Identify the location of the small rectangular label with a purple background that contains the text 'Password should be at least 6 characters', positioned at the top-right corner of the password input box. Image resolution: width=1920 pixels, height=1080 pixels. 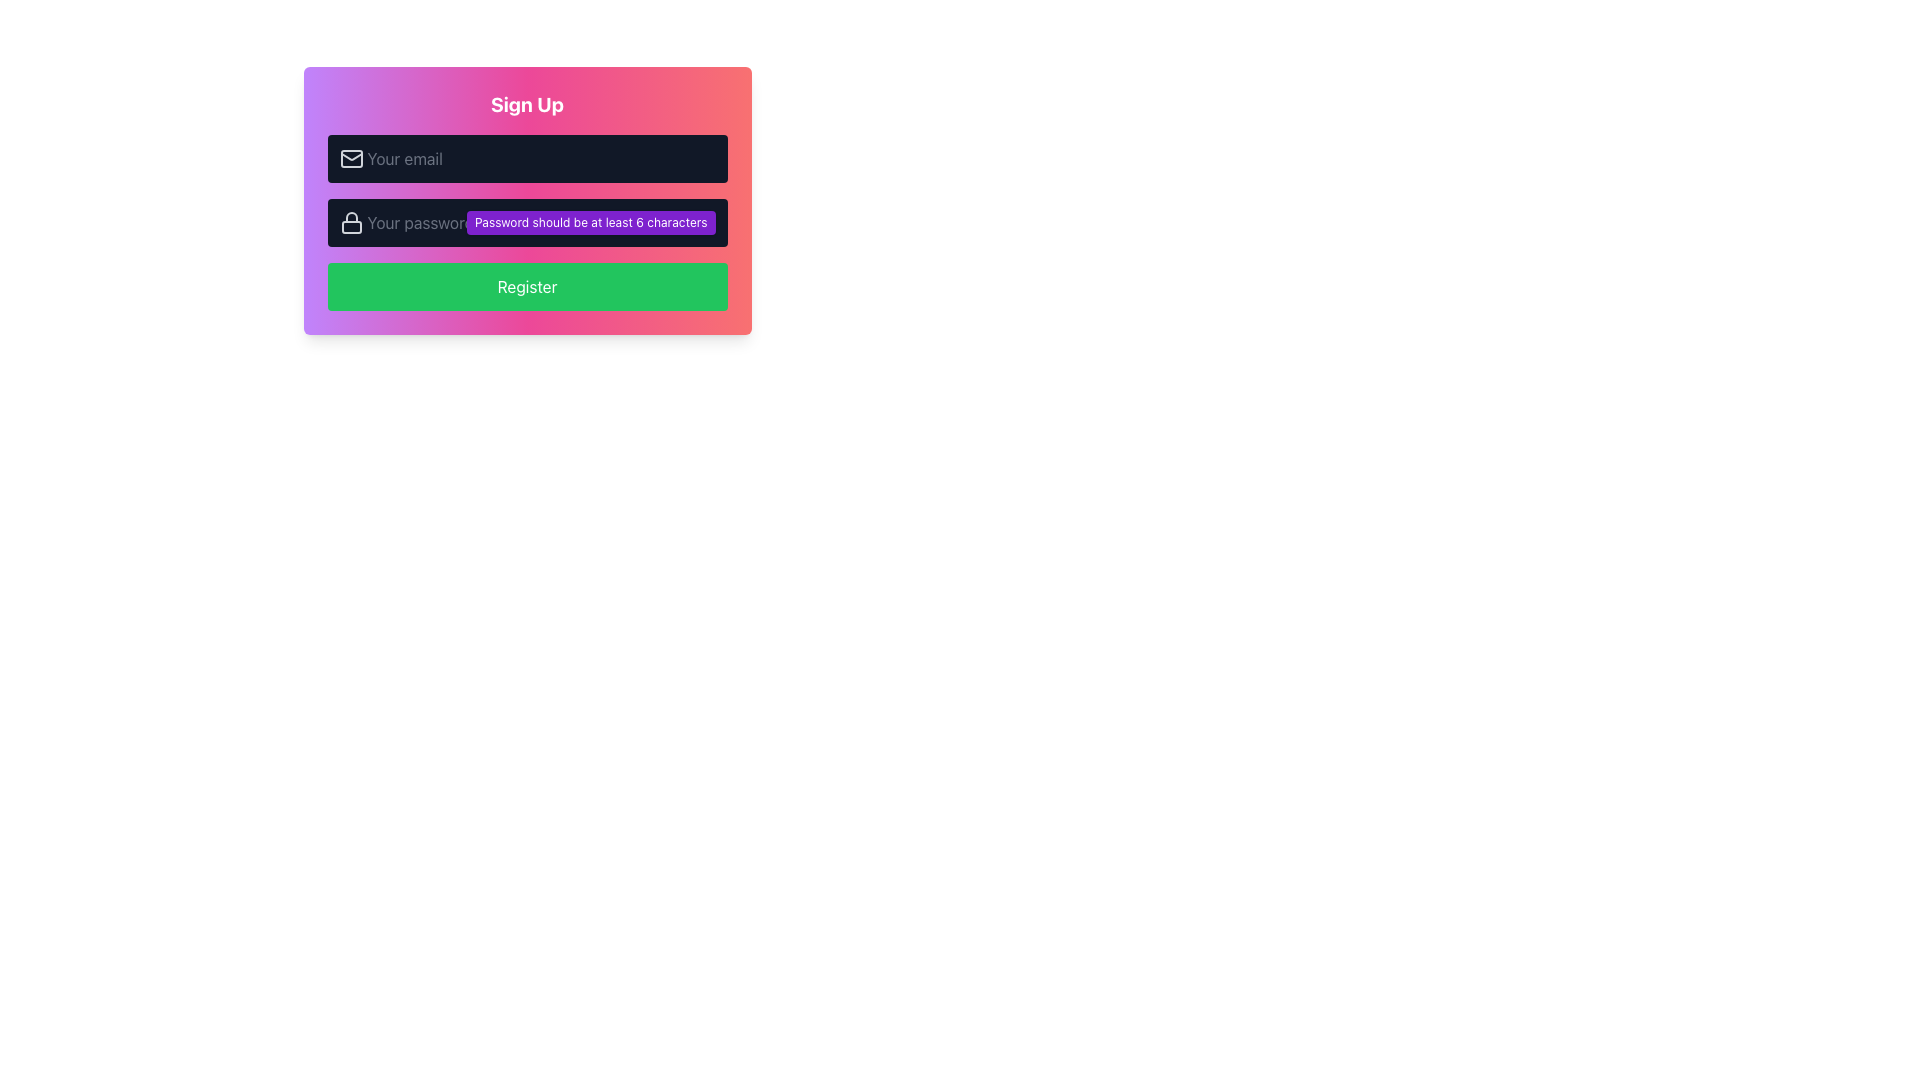
(590, 223).